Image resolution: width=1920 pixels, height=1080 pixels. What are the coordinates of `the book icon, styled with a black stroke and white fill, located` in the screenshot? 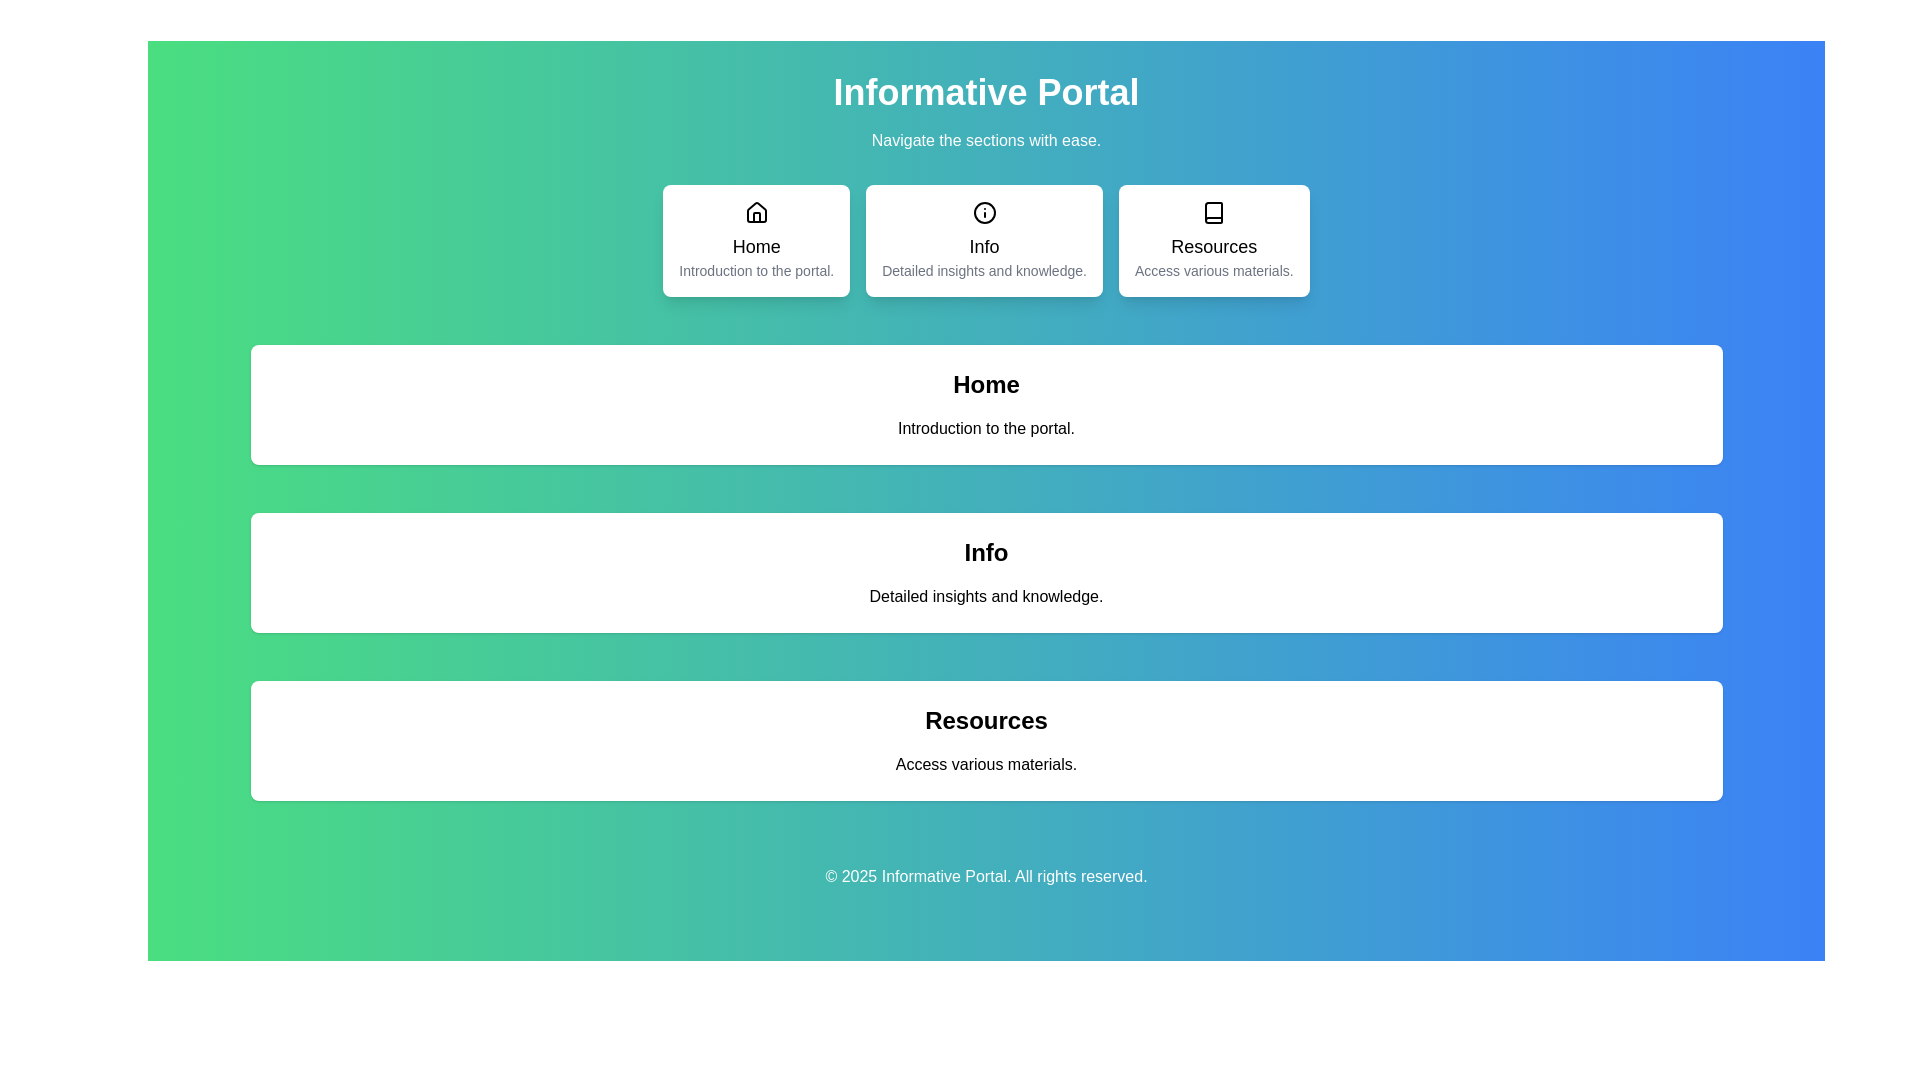 It's located at (1213, 212).